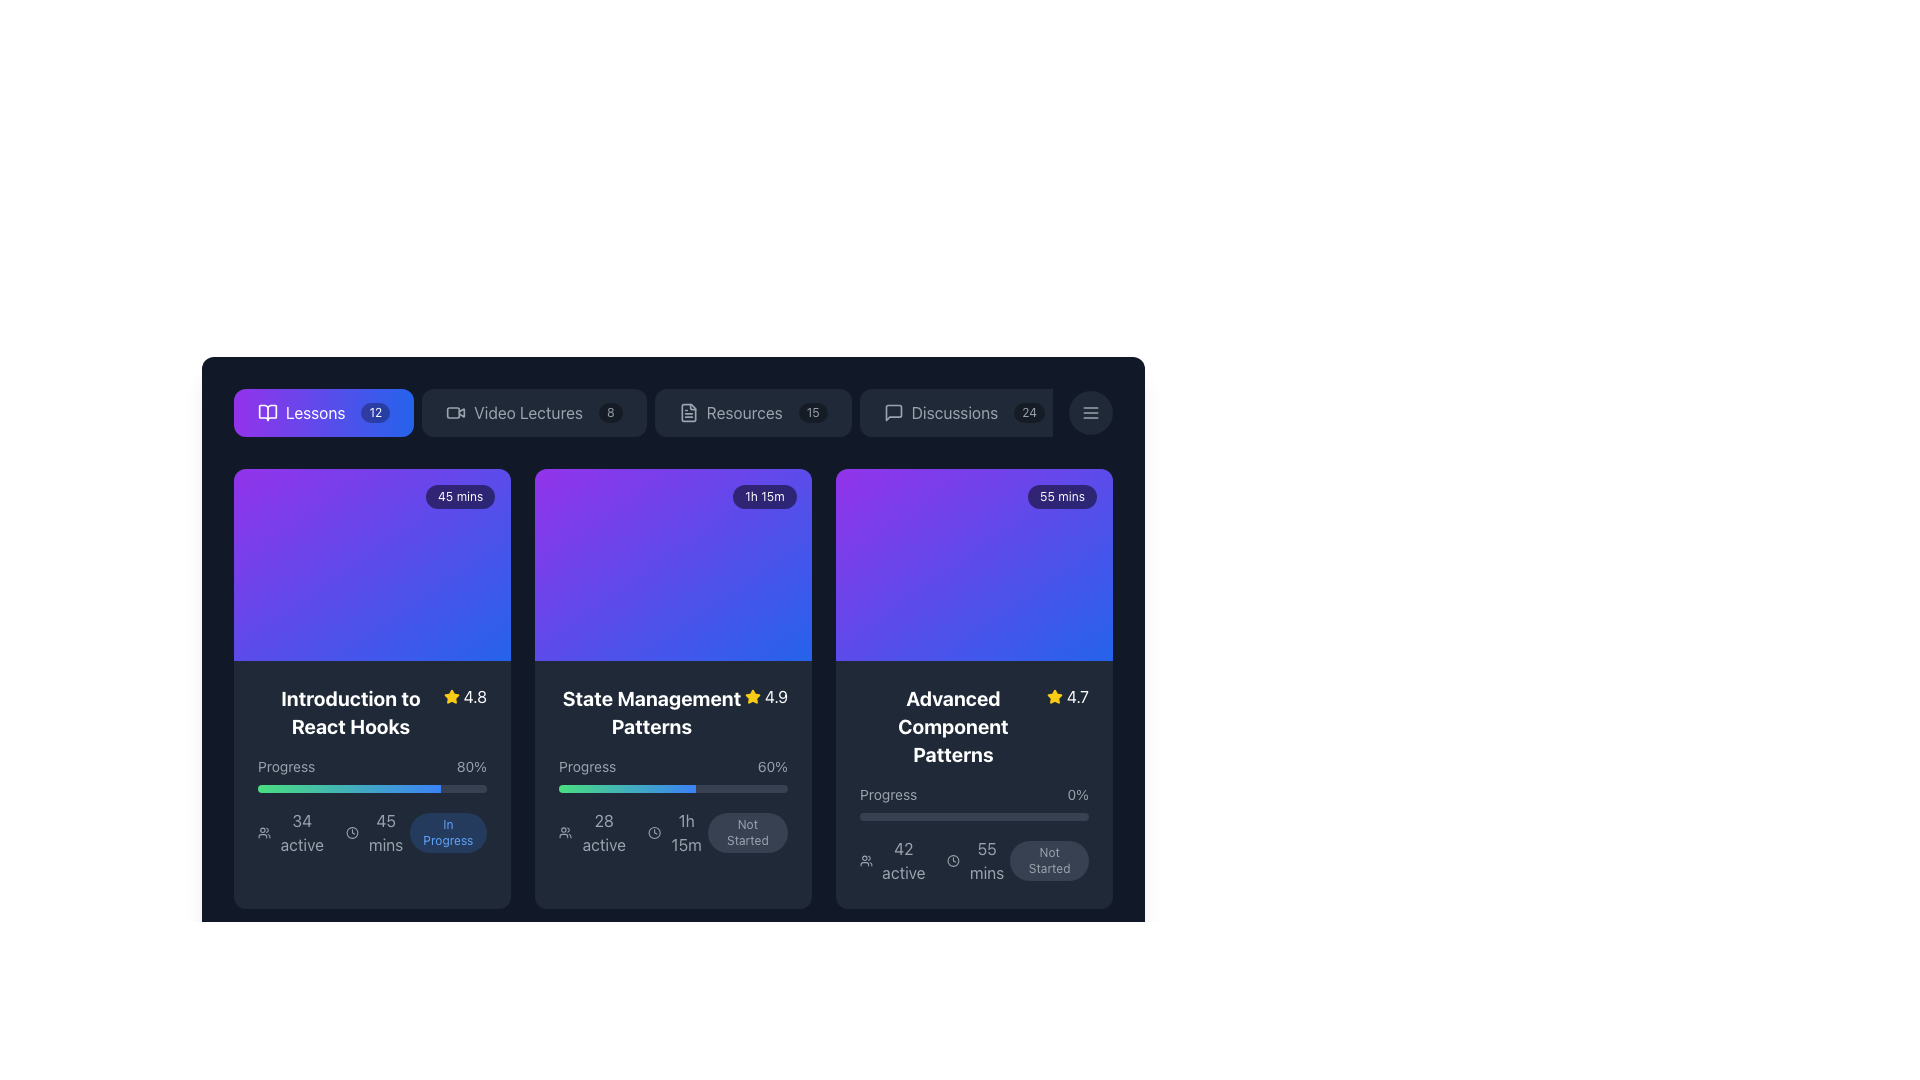  What do you see at coordinates (751, 696) in the screenshot?
I see `the yellow star icon representing ratings located in the card titled 'State Management Patterns', positioned to the left of the numeric rating '4.9'` at bounding box center [751, 696].